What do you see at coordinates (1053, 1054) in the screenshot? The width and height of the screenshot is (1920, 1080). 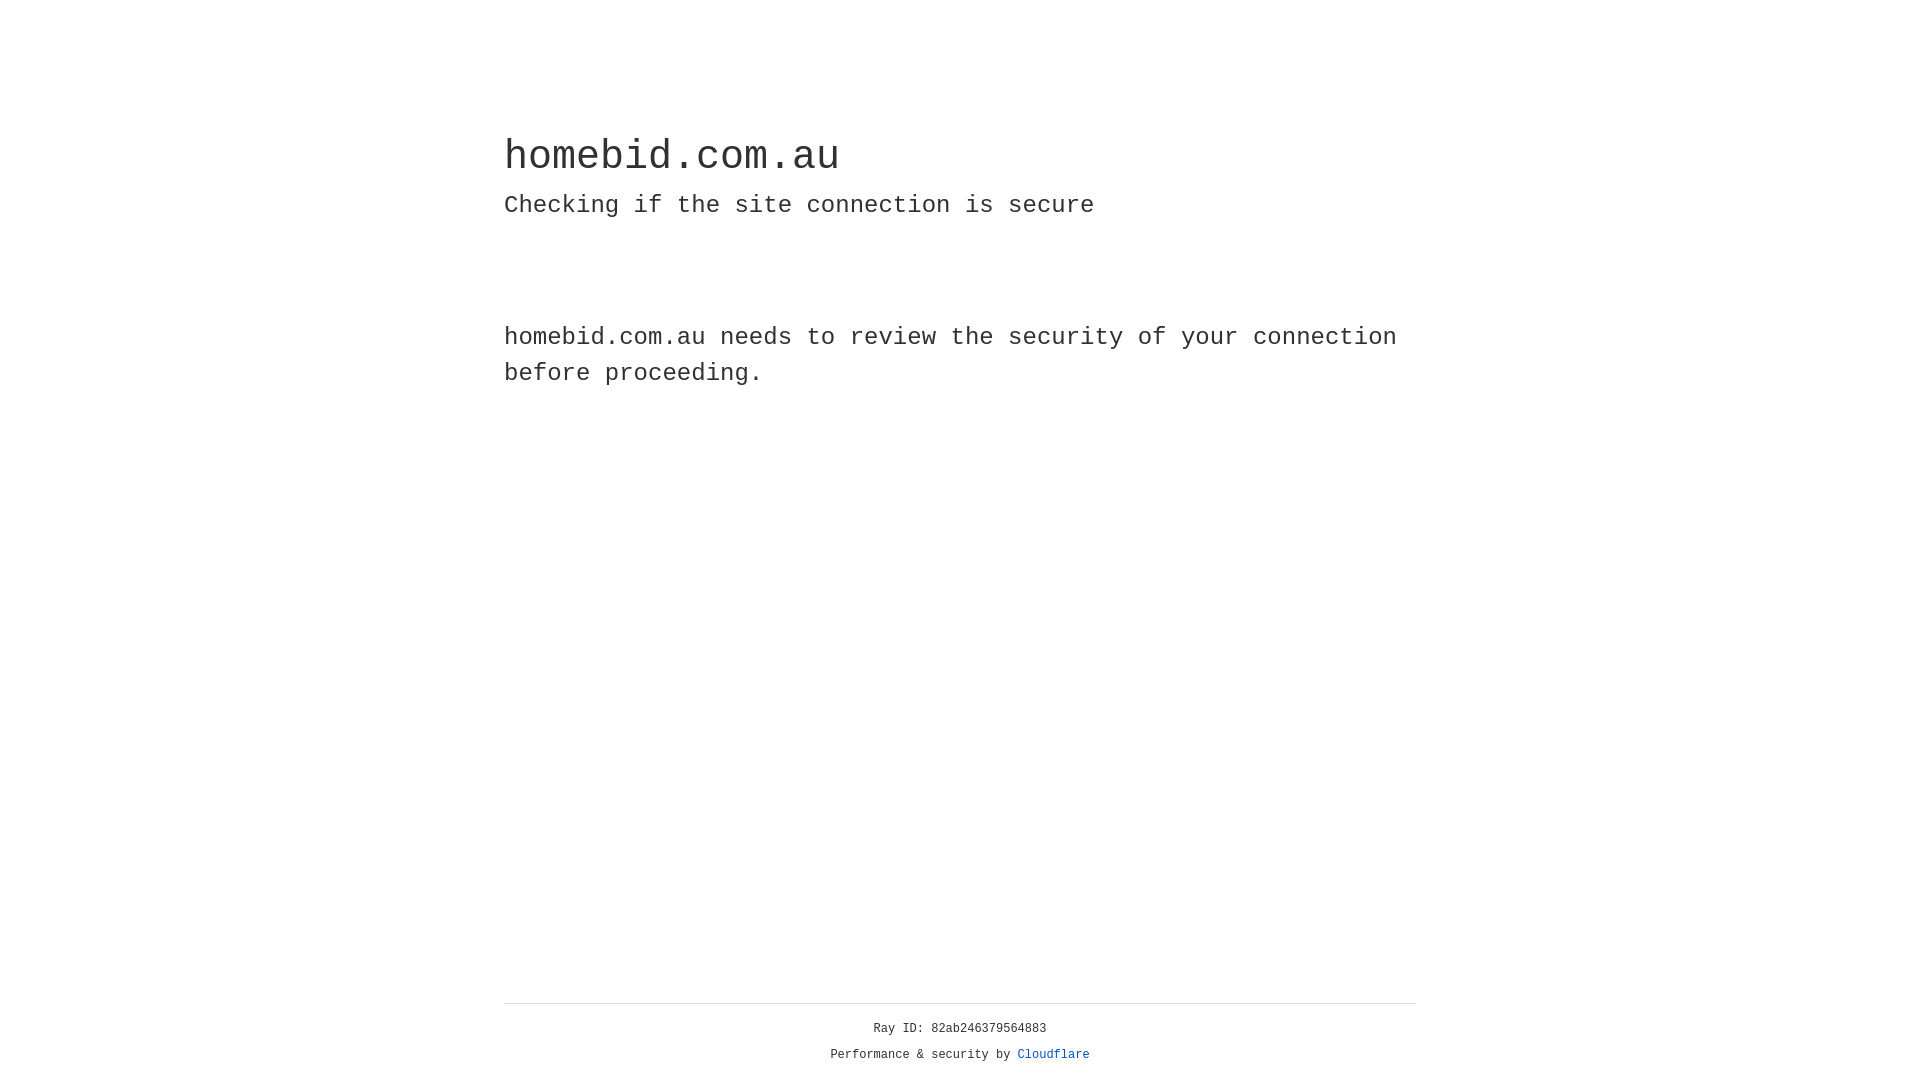 I see `'Cloudflare'` at bounding box center [1053, 1054].